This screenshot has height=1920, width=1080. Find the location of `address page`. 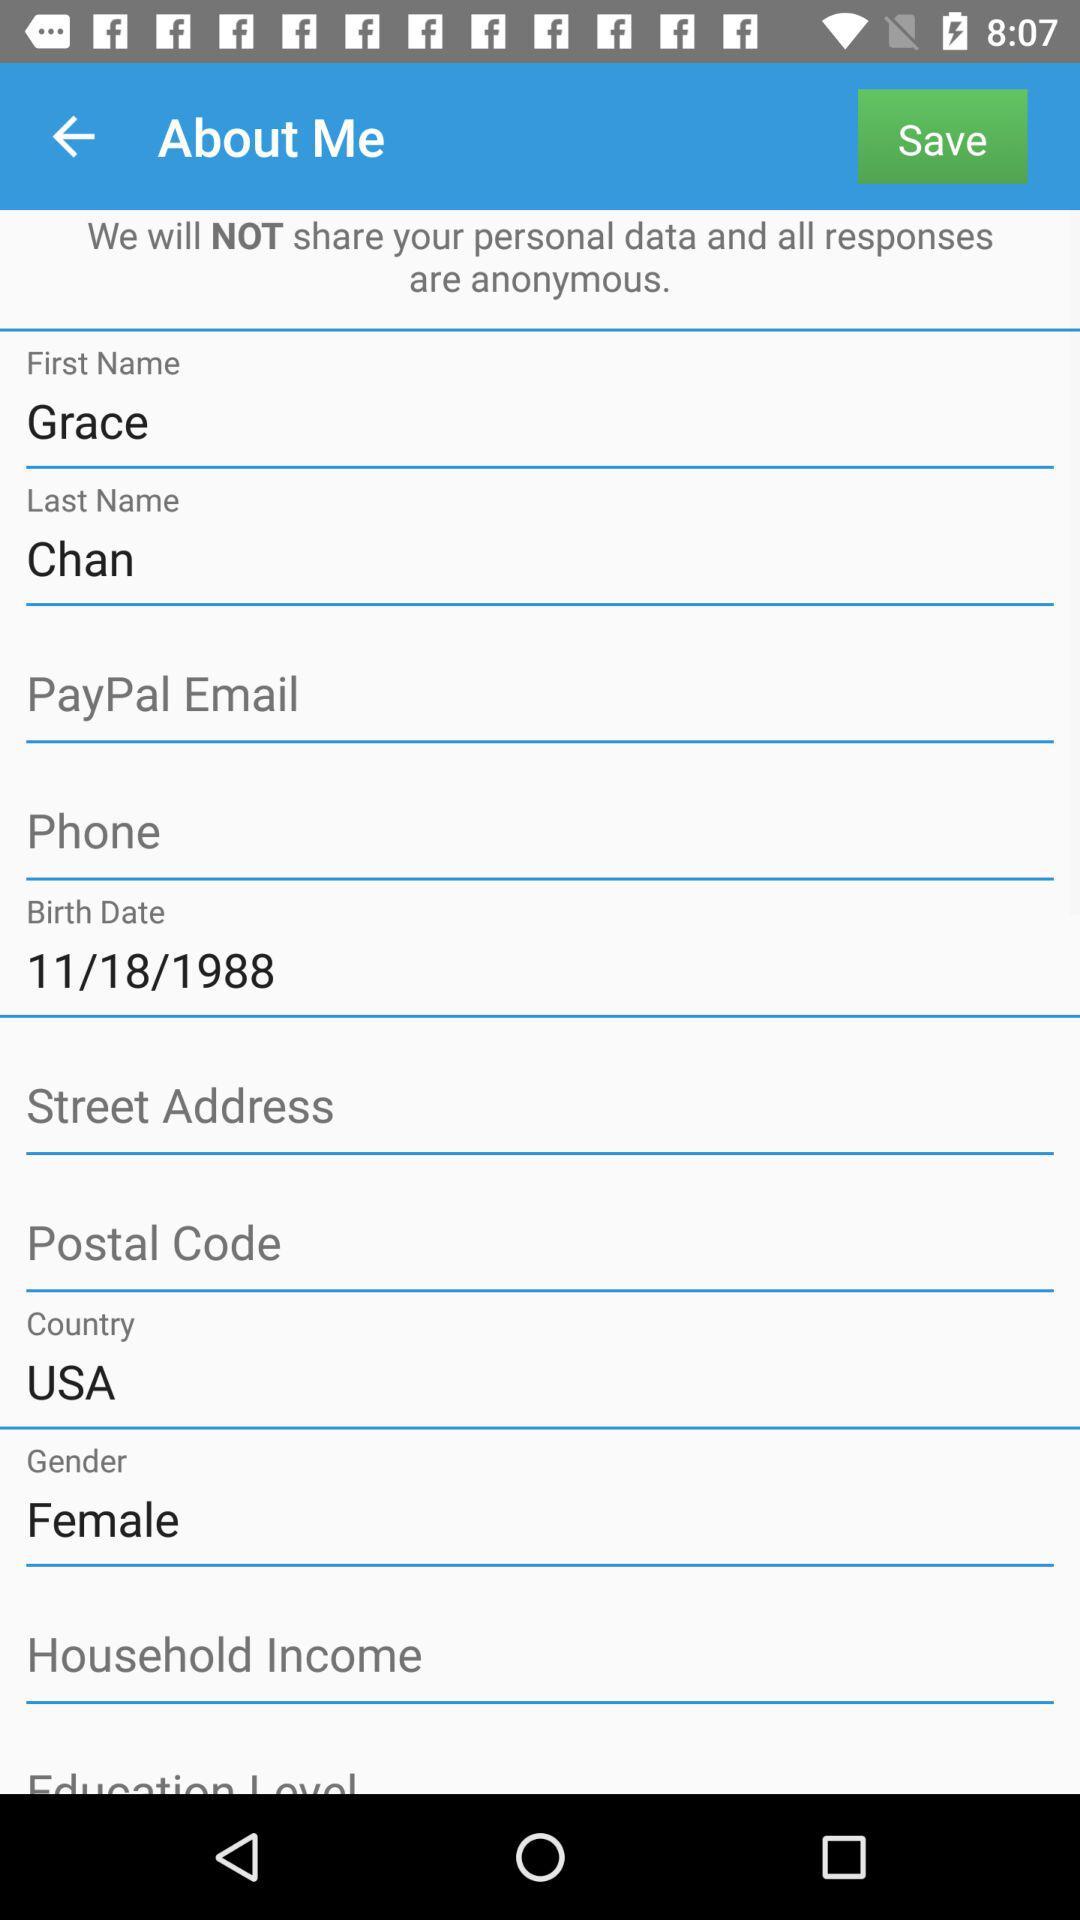

address page is located at coordinates (540, 1242).